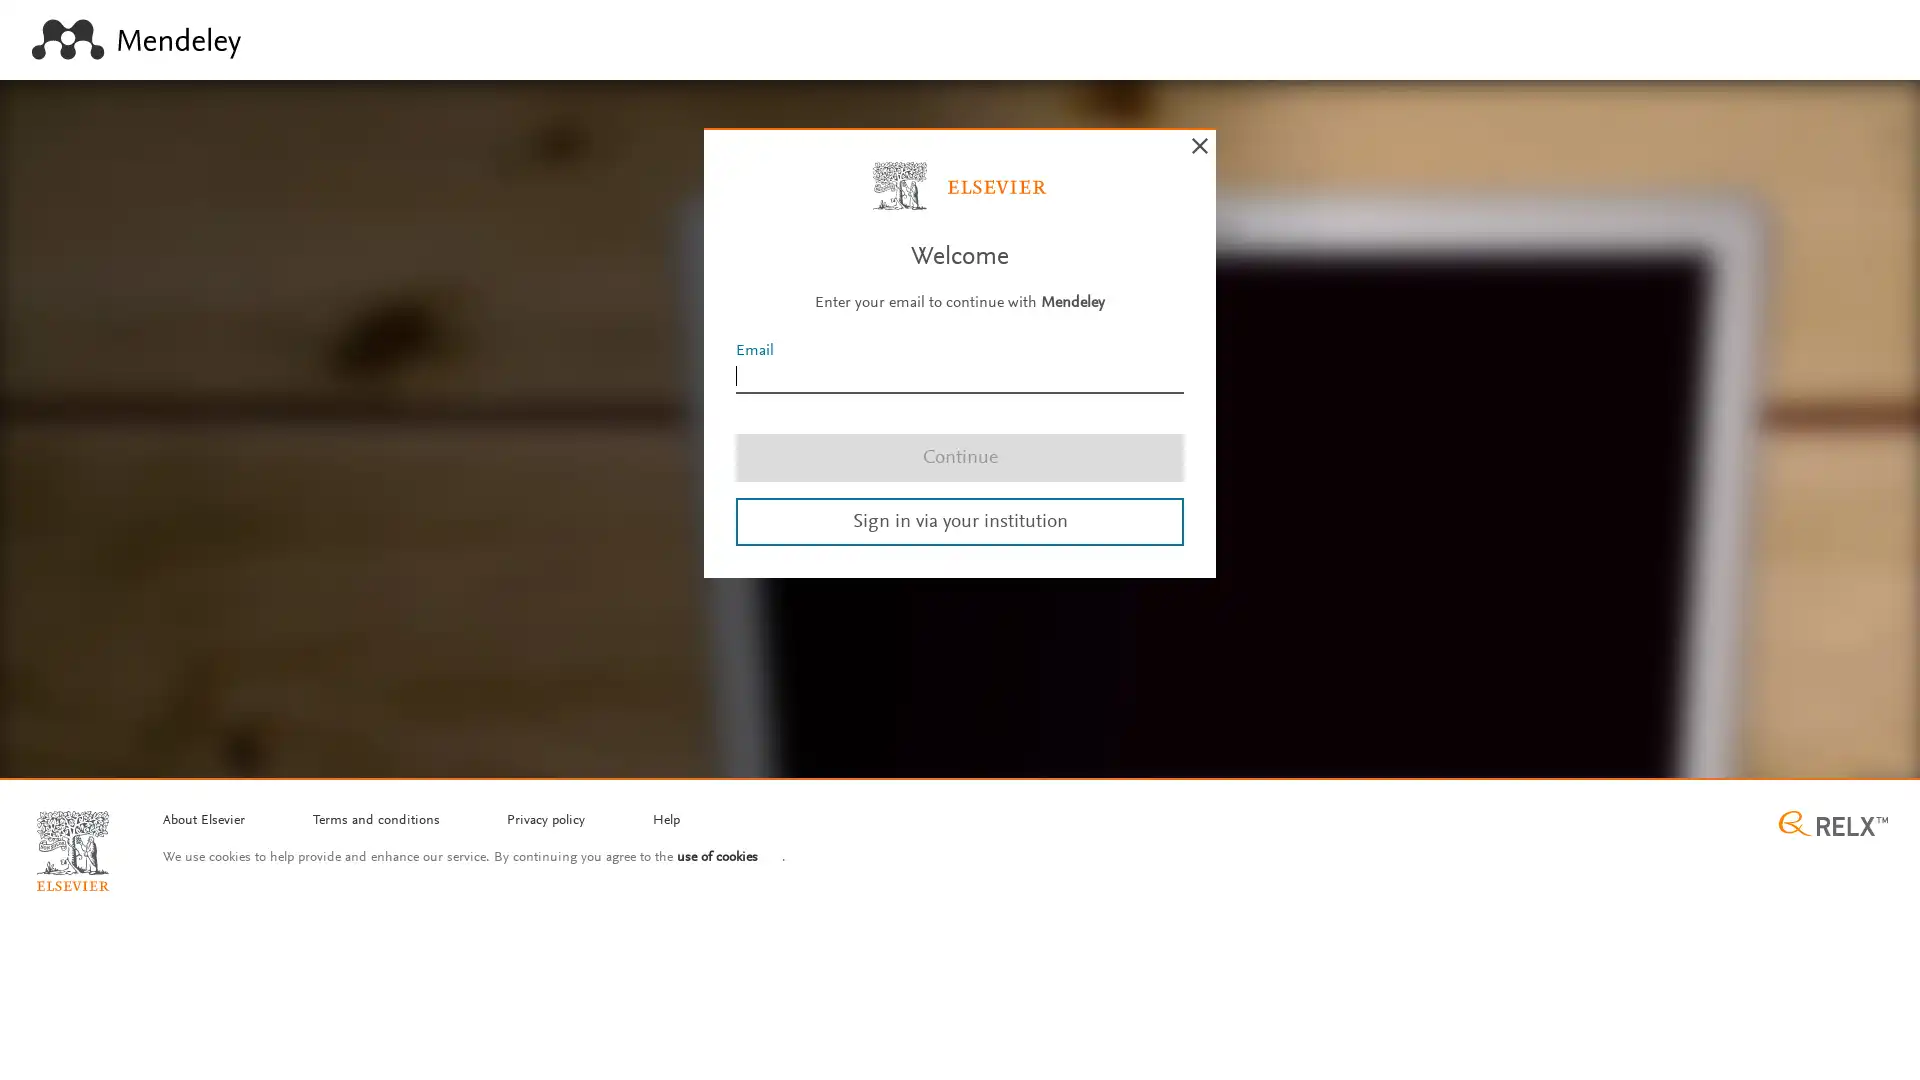  What do you see at coordinates (960, 456) in the screenshot?
I see `Continue` at bounding box center [960, 456].